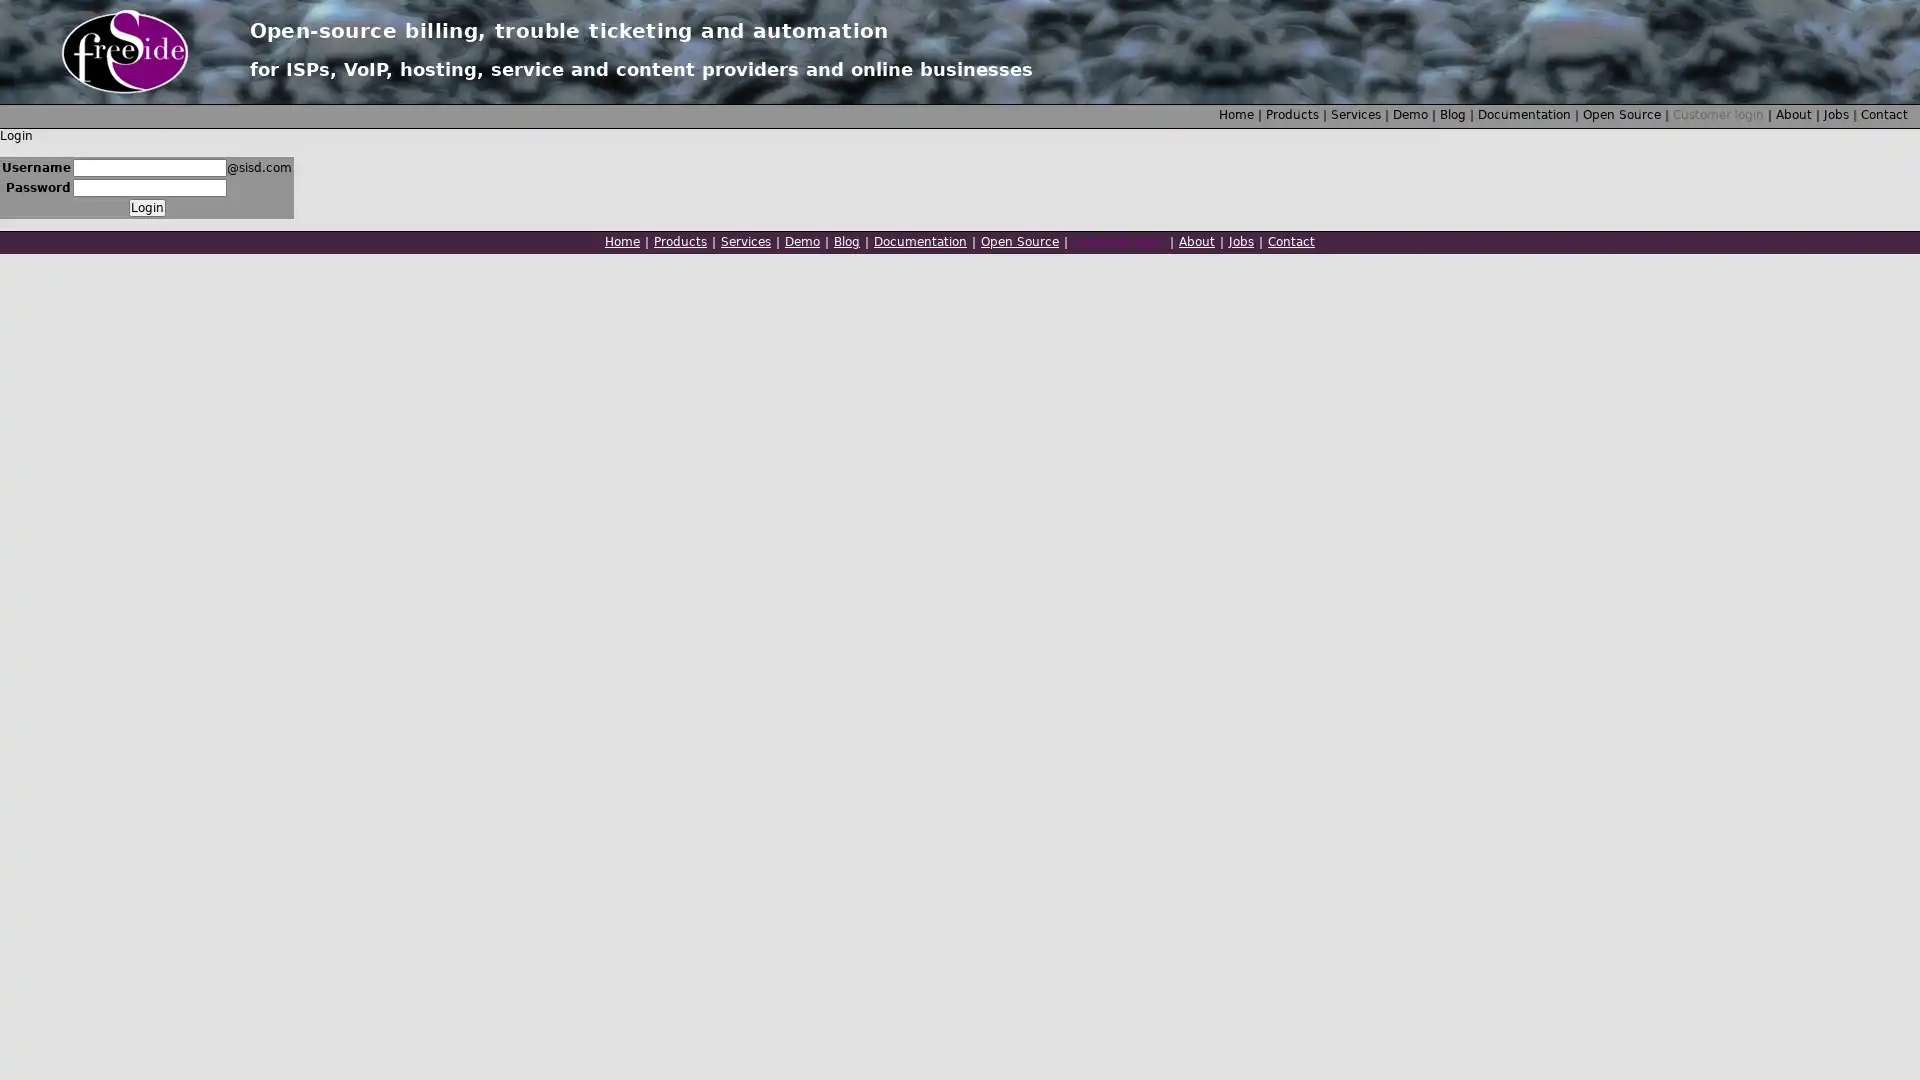 This screenshot has width=1920, height=1080. I want to click on Login, so click(145, 208).